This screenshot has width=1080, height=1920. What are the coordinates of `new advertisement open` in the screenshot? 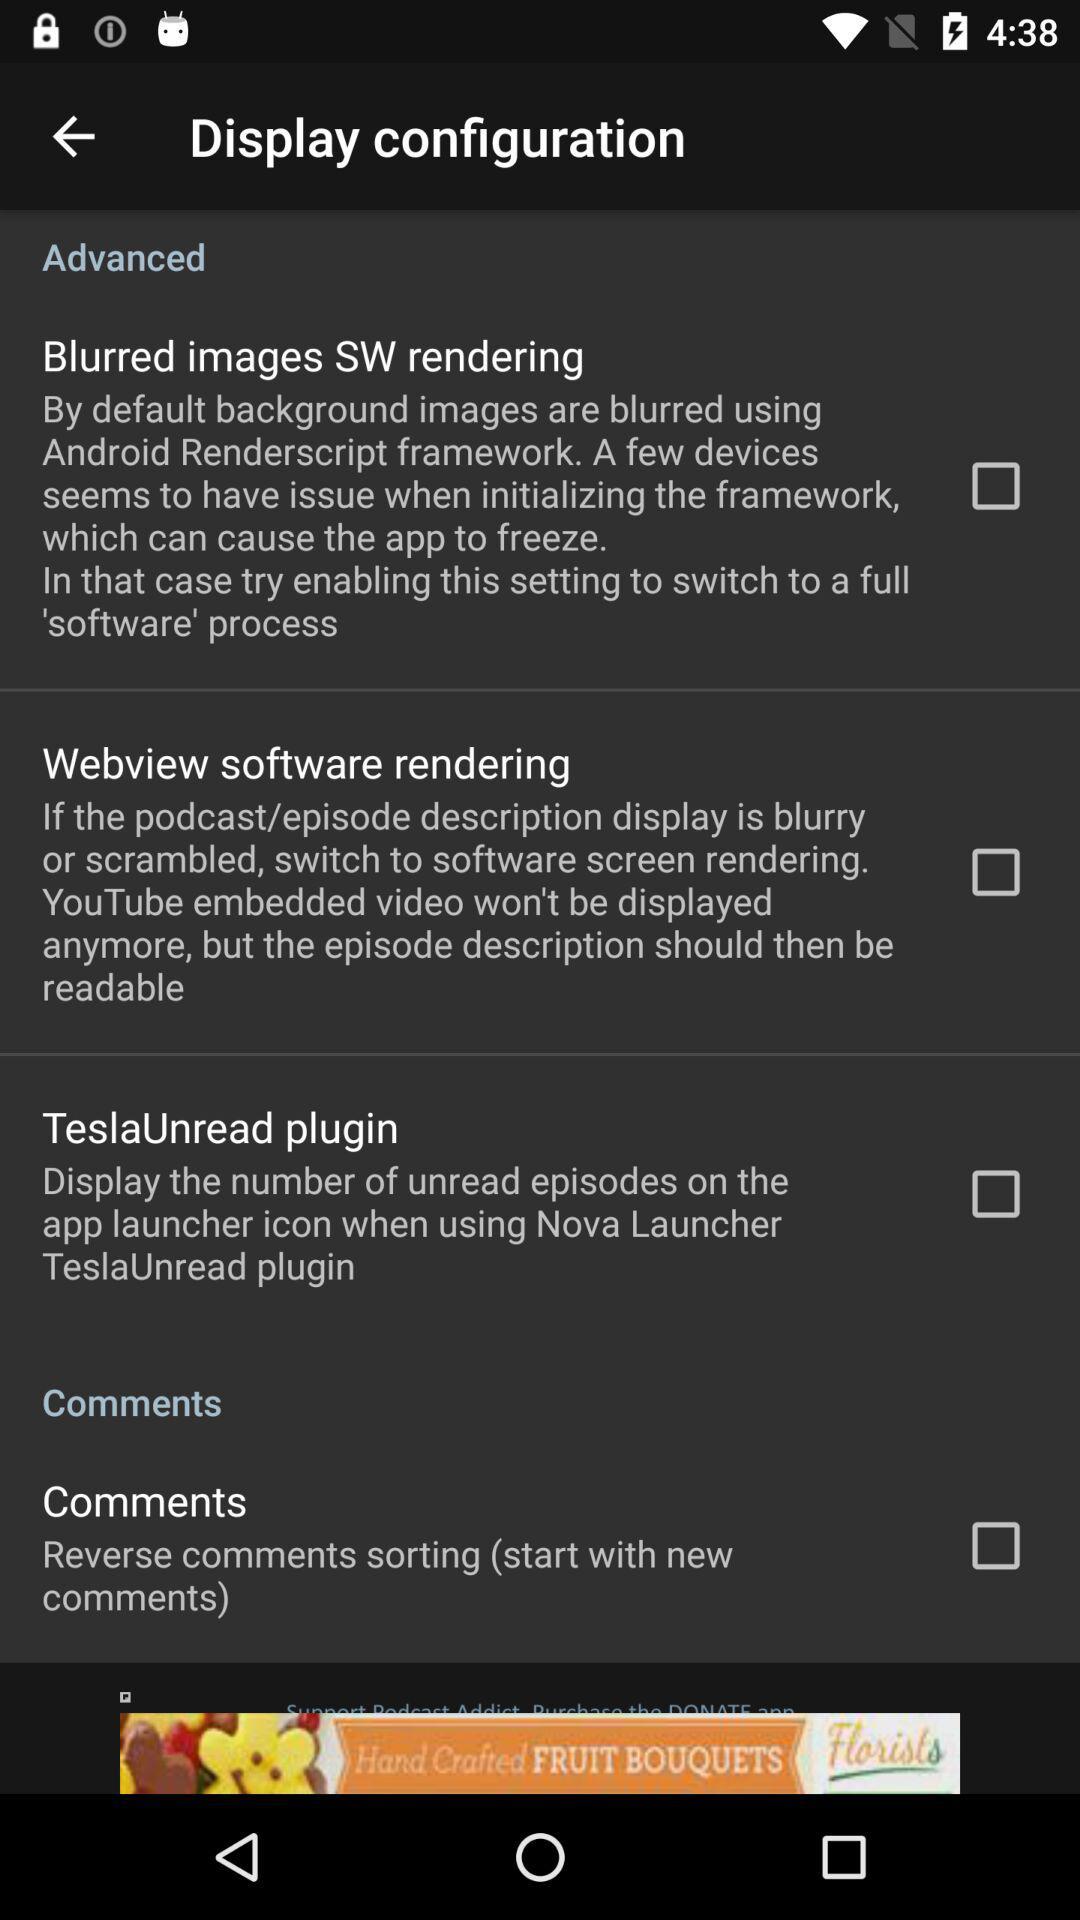 It's located at (540, 1727).